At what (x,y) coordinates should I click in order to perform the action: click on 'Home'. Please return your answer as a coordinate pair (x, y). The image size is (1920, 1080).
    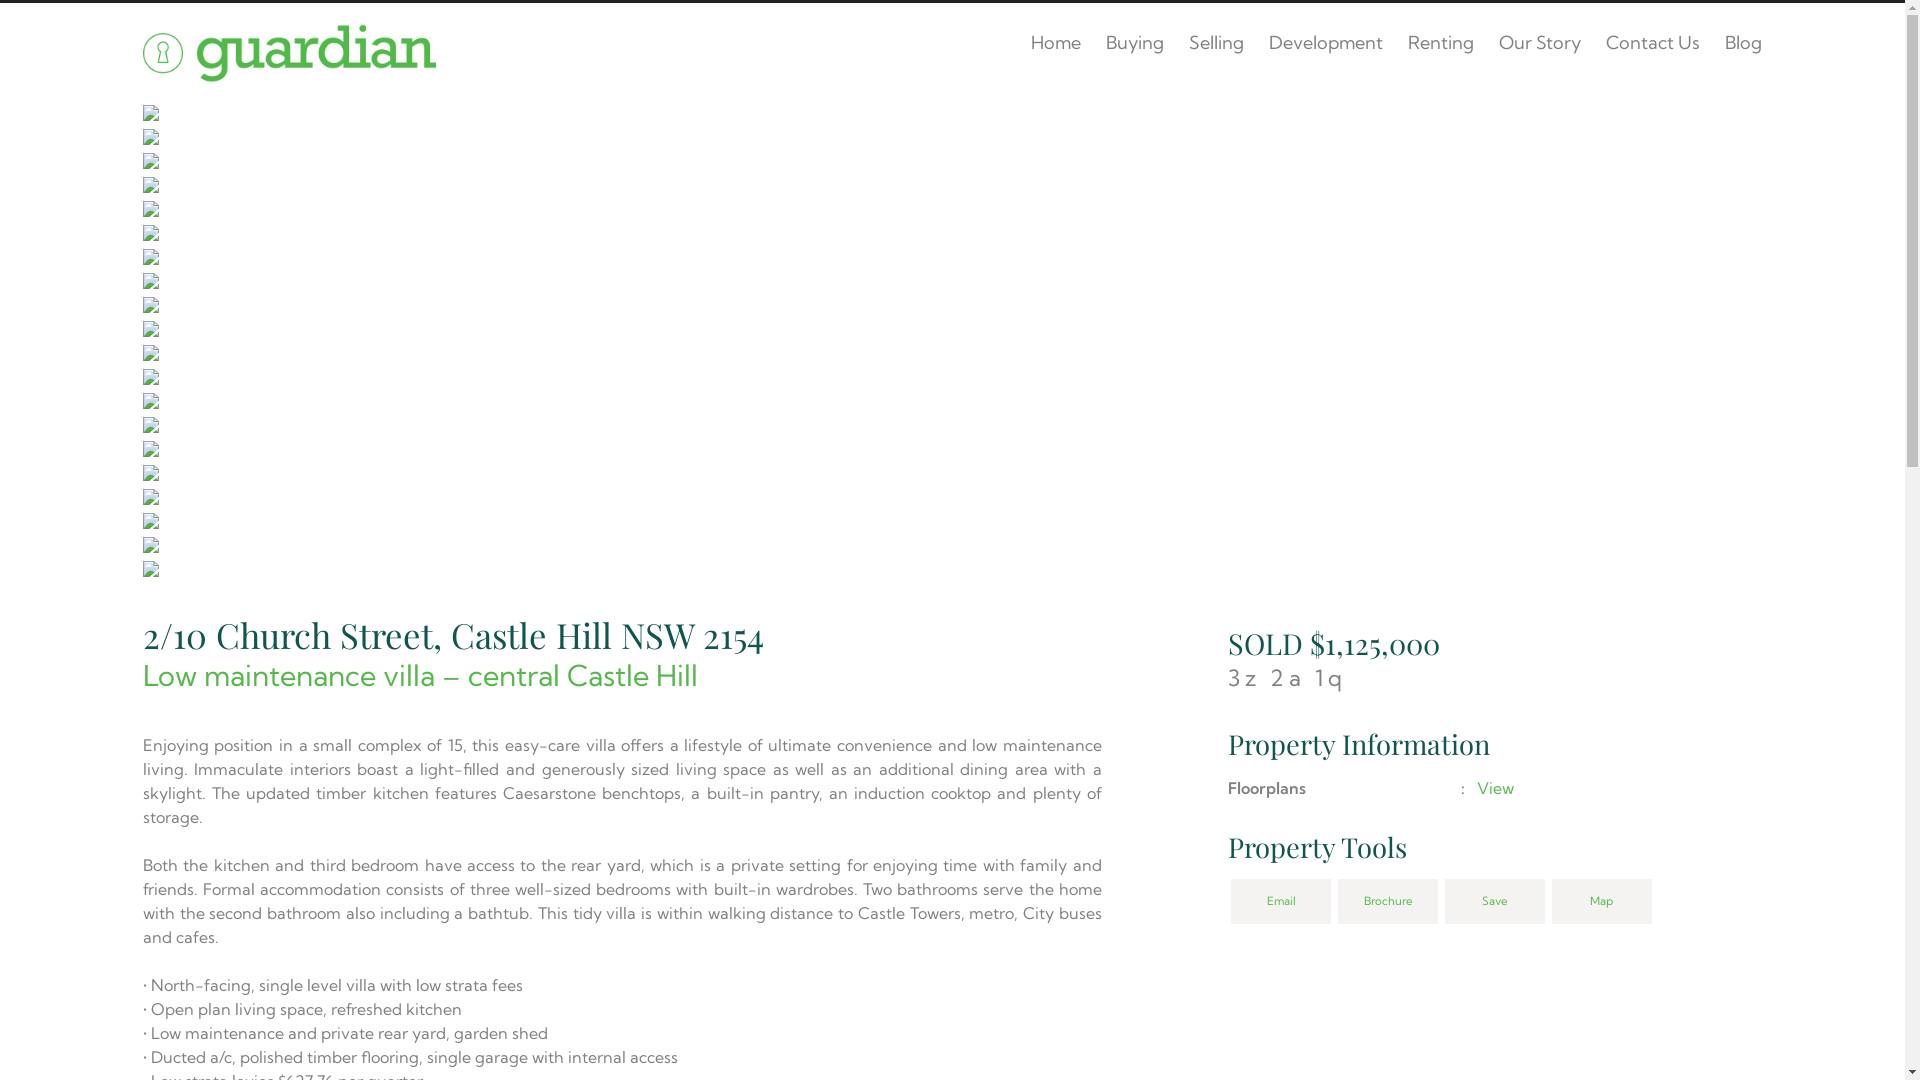
    Looking at the image, I should click on (1055, 42).